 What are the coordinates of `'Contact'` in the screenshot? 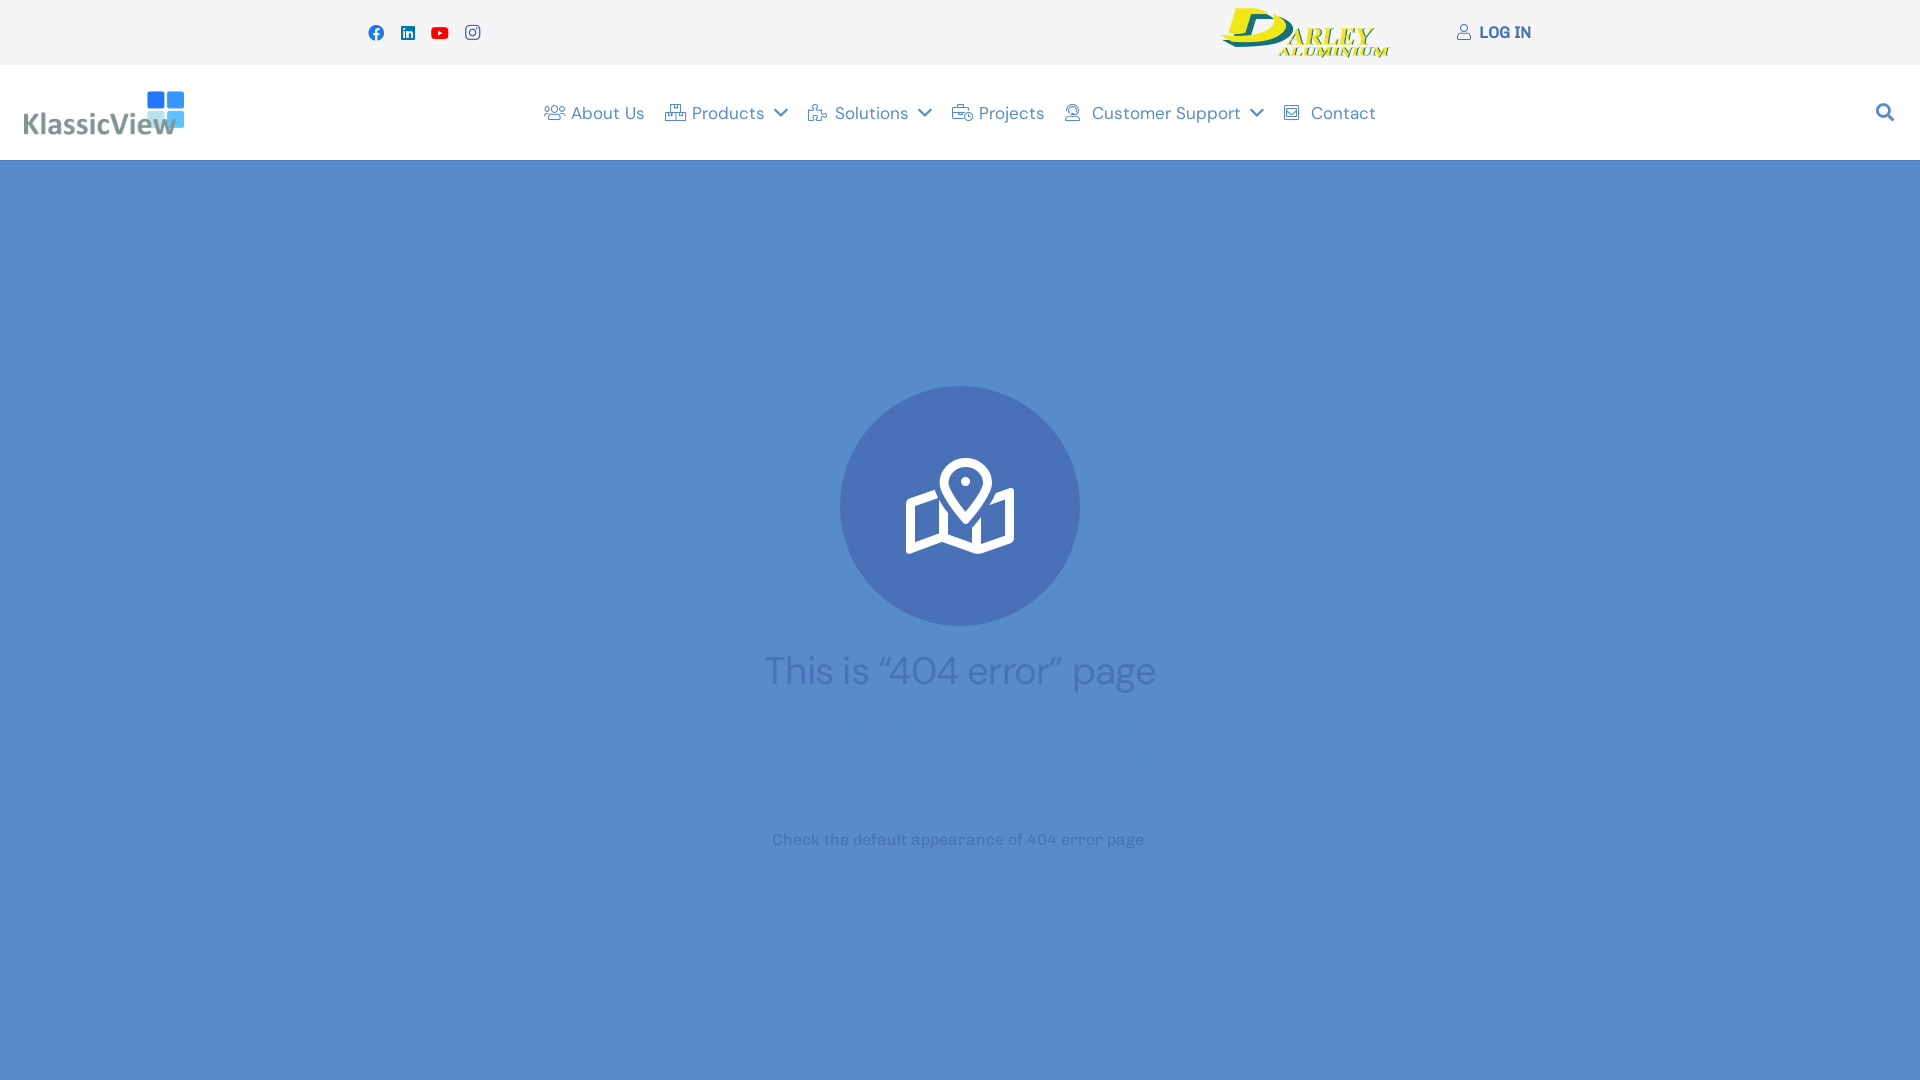 It's located at (1272, 112).